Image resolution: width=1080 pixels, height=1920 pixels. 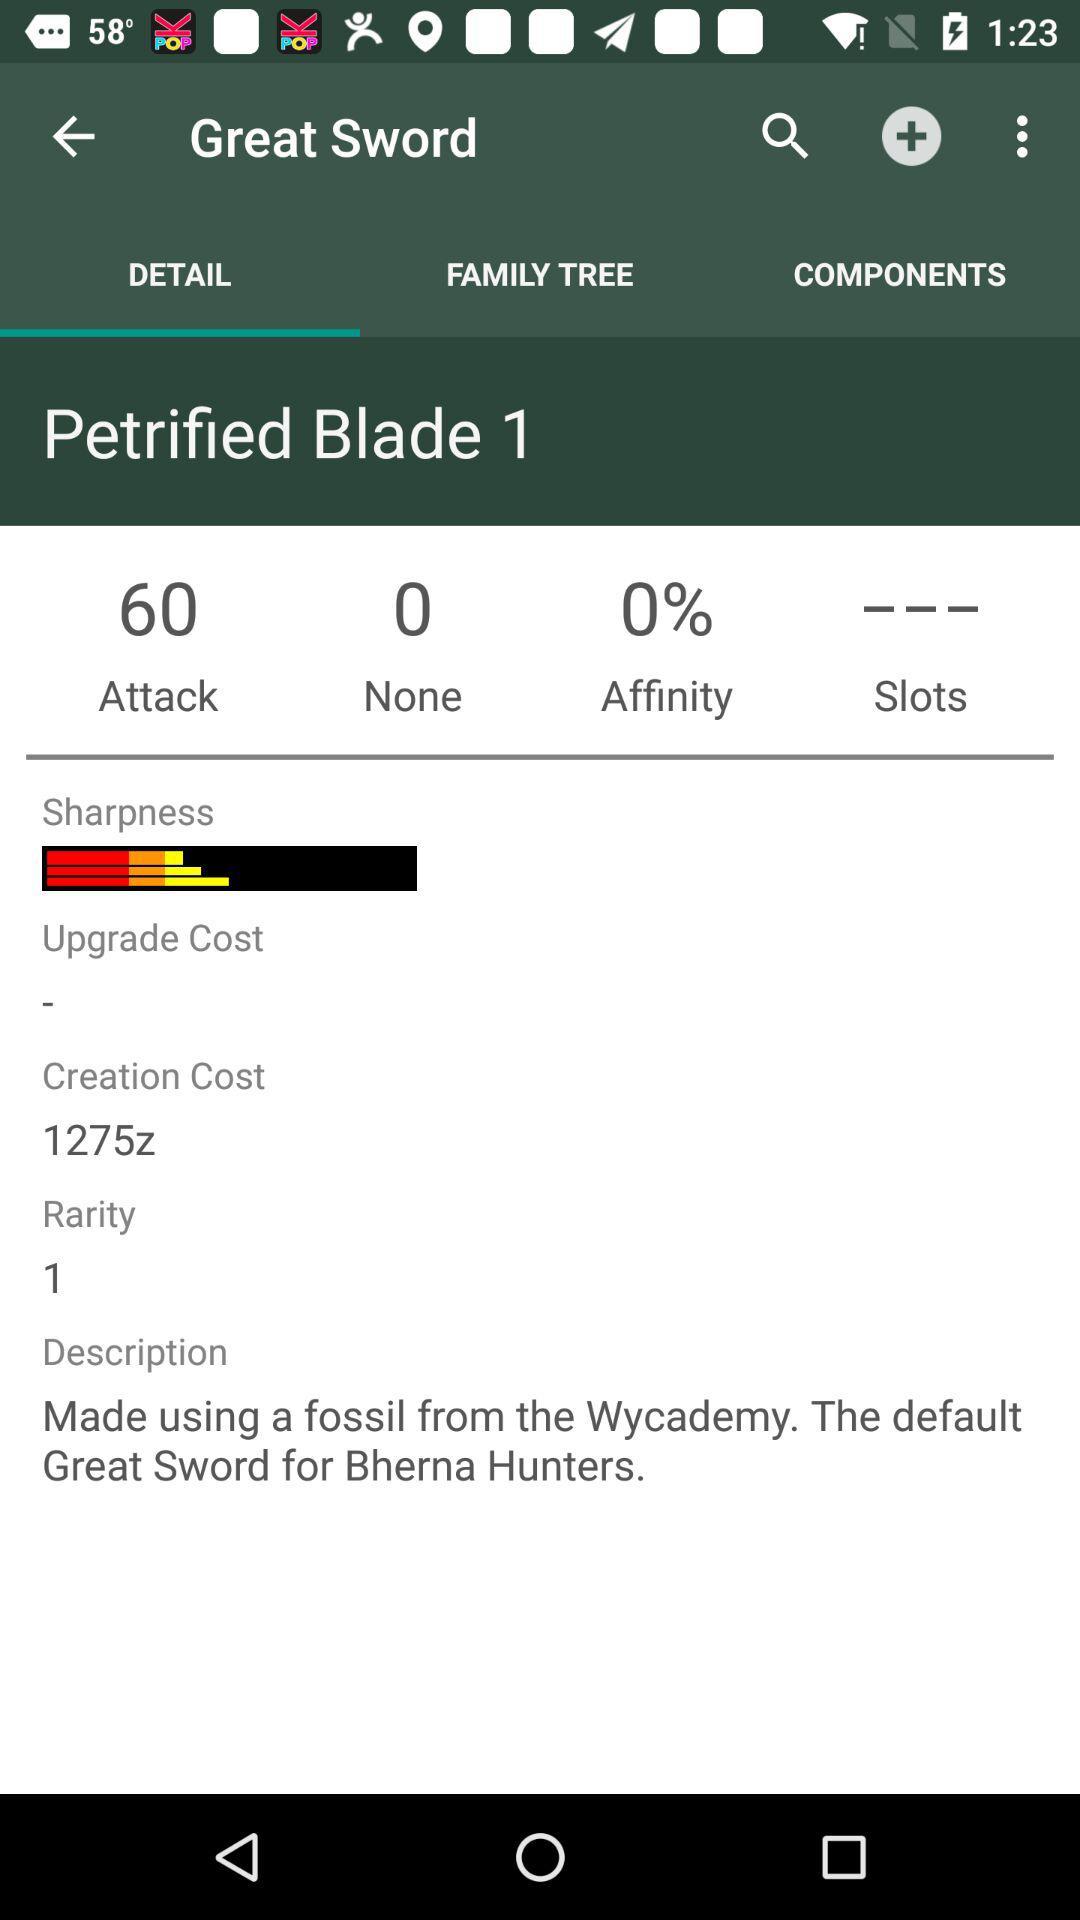 What do you see at coordinates (540, 272) in the screenshot?
I see `the app next to components app` at bounding box center [540, 272].